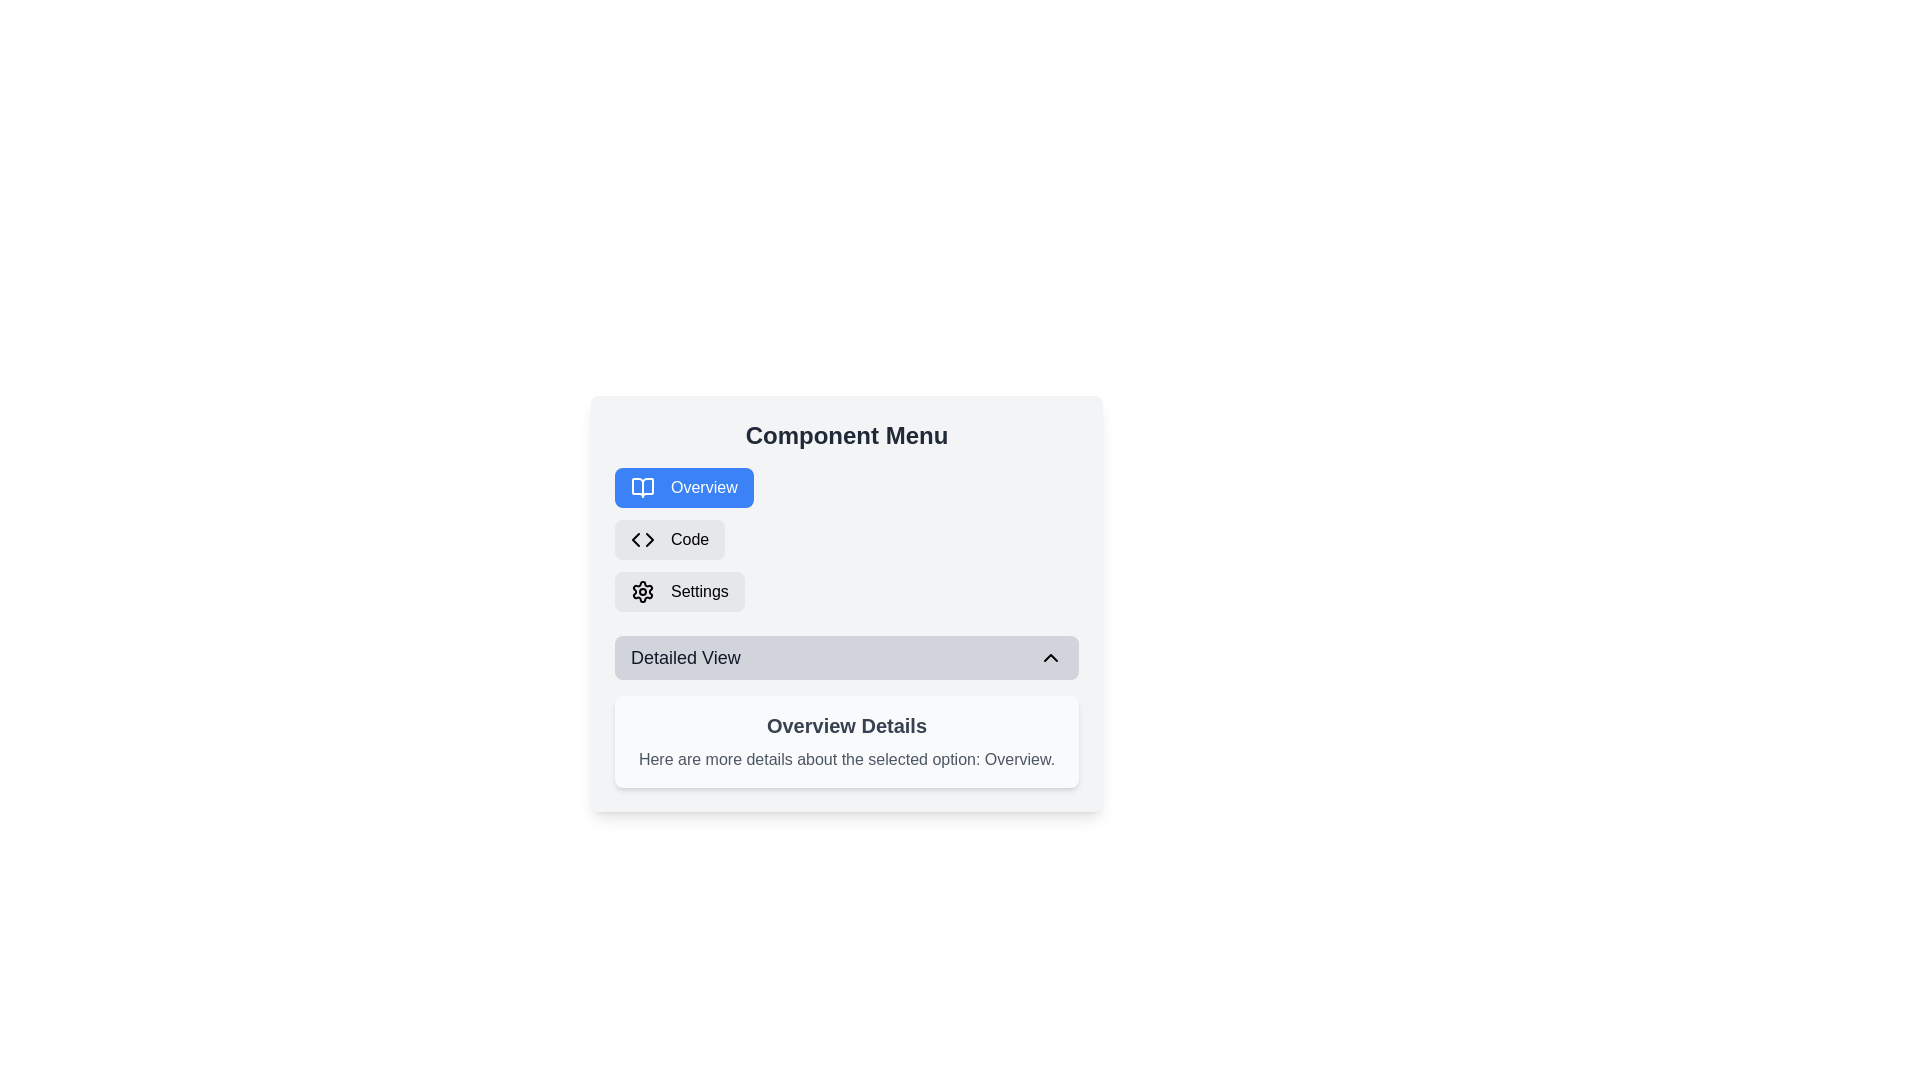 The image size is (1920, 1080). Describe the element at coordinates (699, 590) in the screenshot. I see `the 'Settings' label located within the navigation button below the 'Code' button in the Component Menu panel` at that location.